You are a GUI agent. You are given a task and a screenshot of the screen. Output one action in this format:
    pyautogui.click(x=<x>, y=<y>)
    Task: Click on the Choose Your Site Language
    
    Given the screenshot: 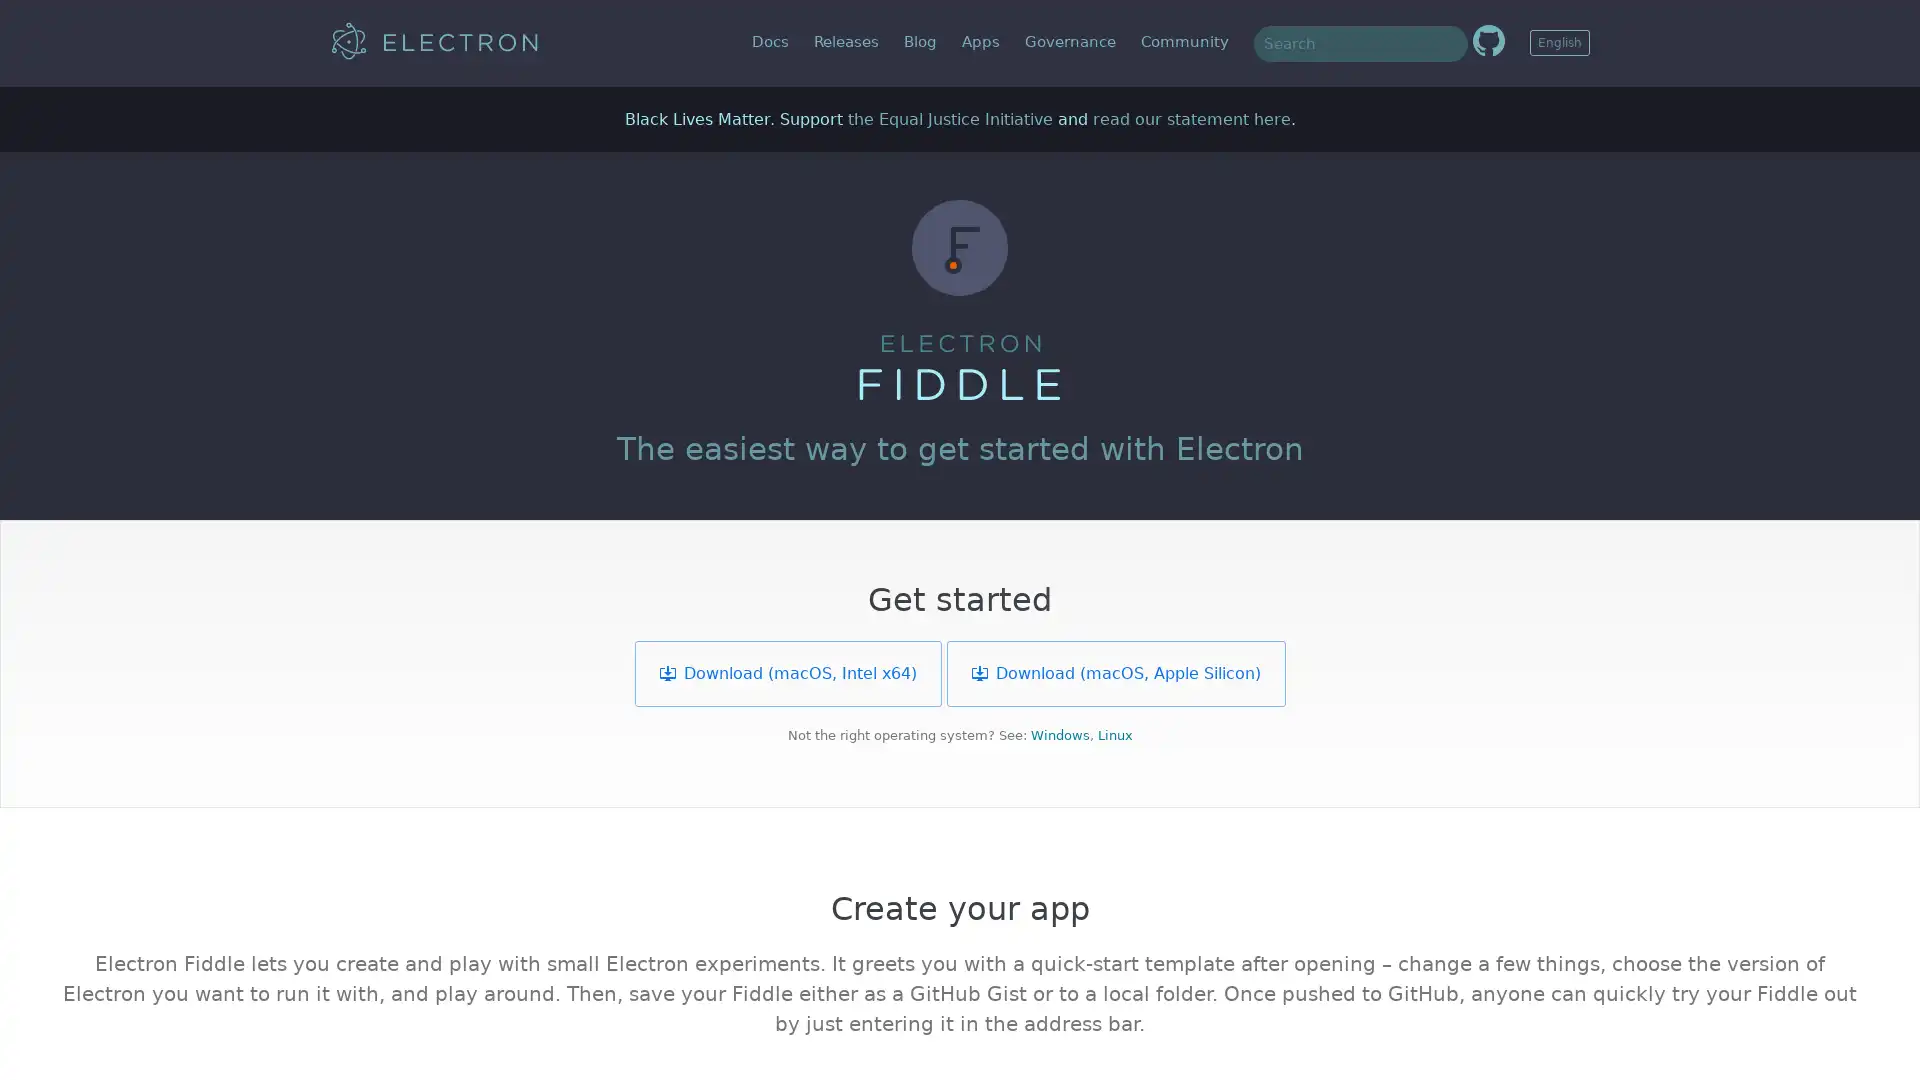 What is the action you would take?
    pyautogui.click(x=1559, y=42)
    